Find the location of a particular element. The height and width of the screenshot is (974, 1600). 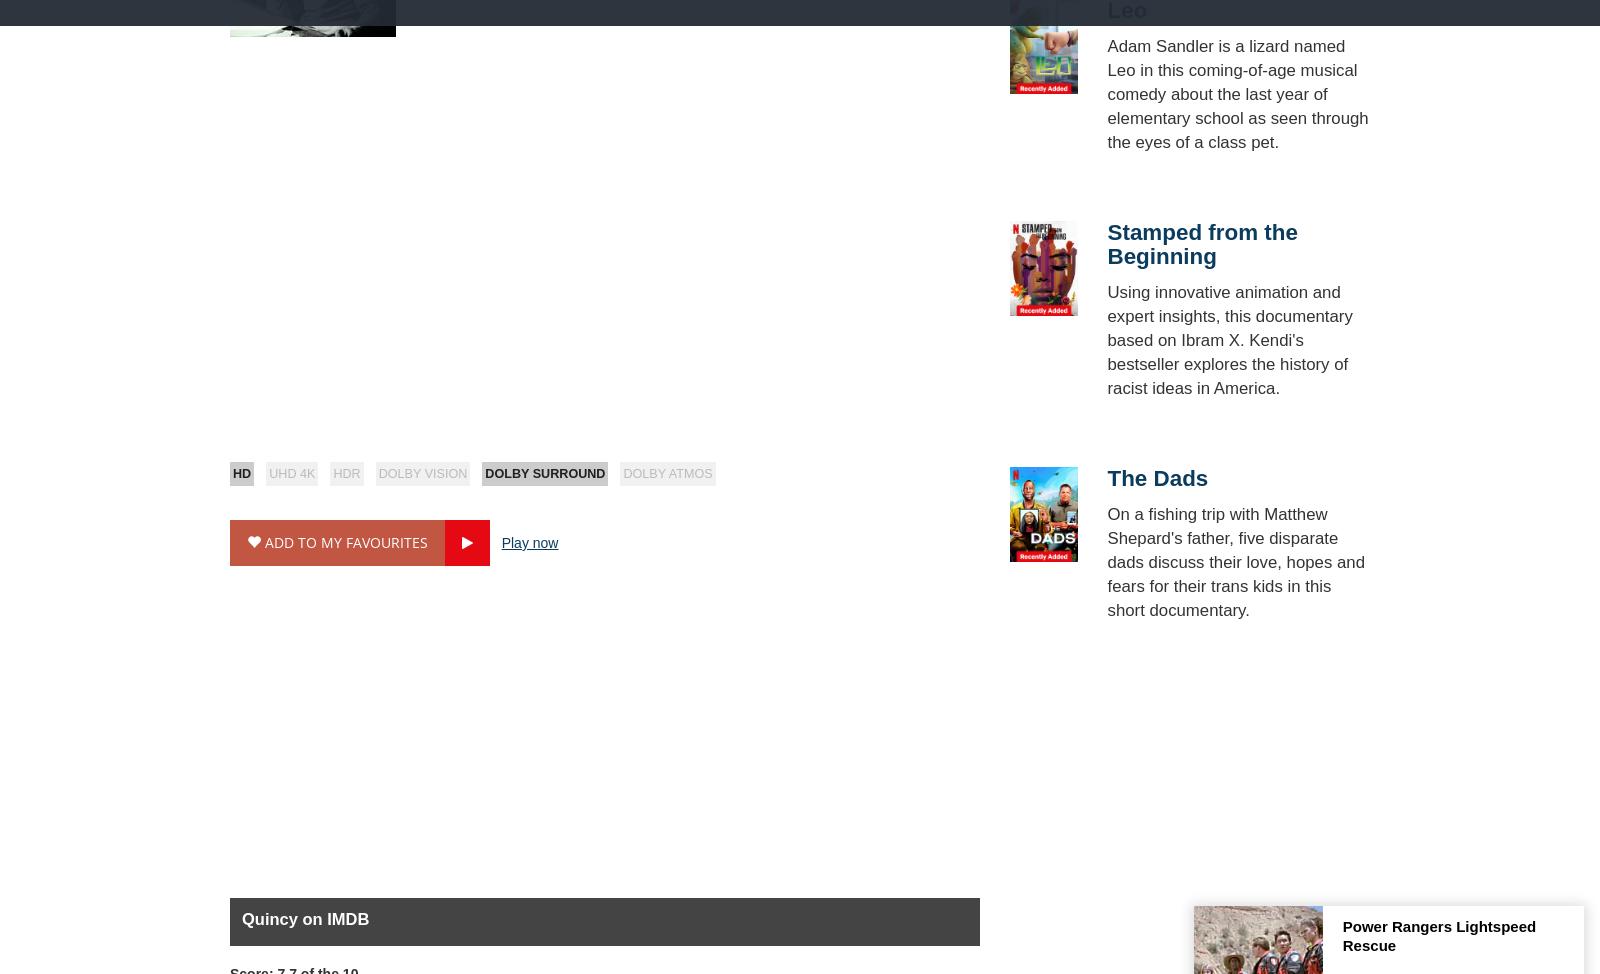

'Adam Sandler is a lizard named Leo in this coming-of-age musical comedy about the last year of elementary school as seen through the eyes of a class pet.' is located at coordinates (1236, 92).